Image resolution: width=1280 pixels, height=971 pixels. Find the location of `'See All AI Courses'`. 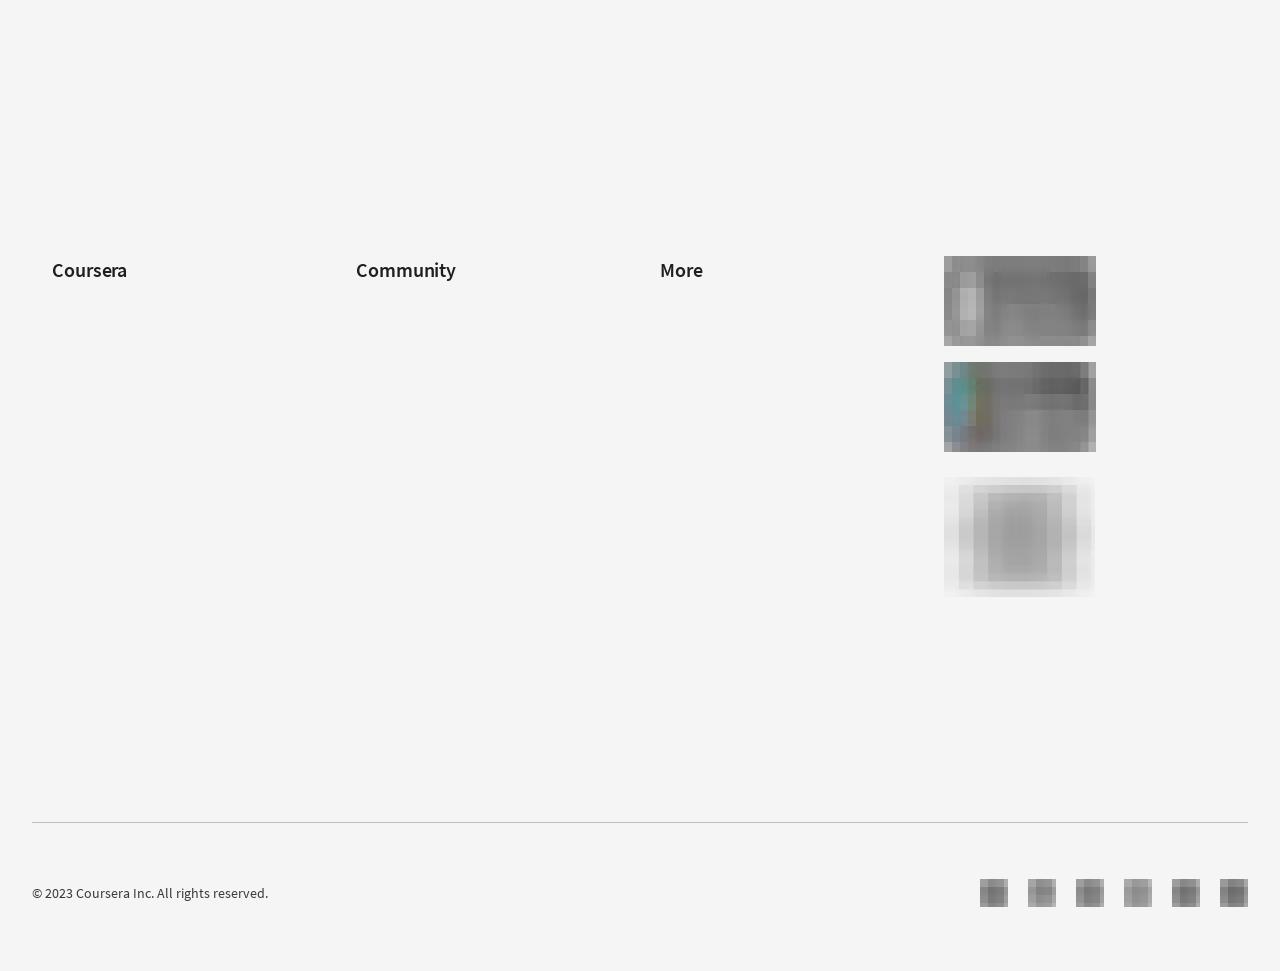

'See All AI Courses' is located at coordinates (103, 158).